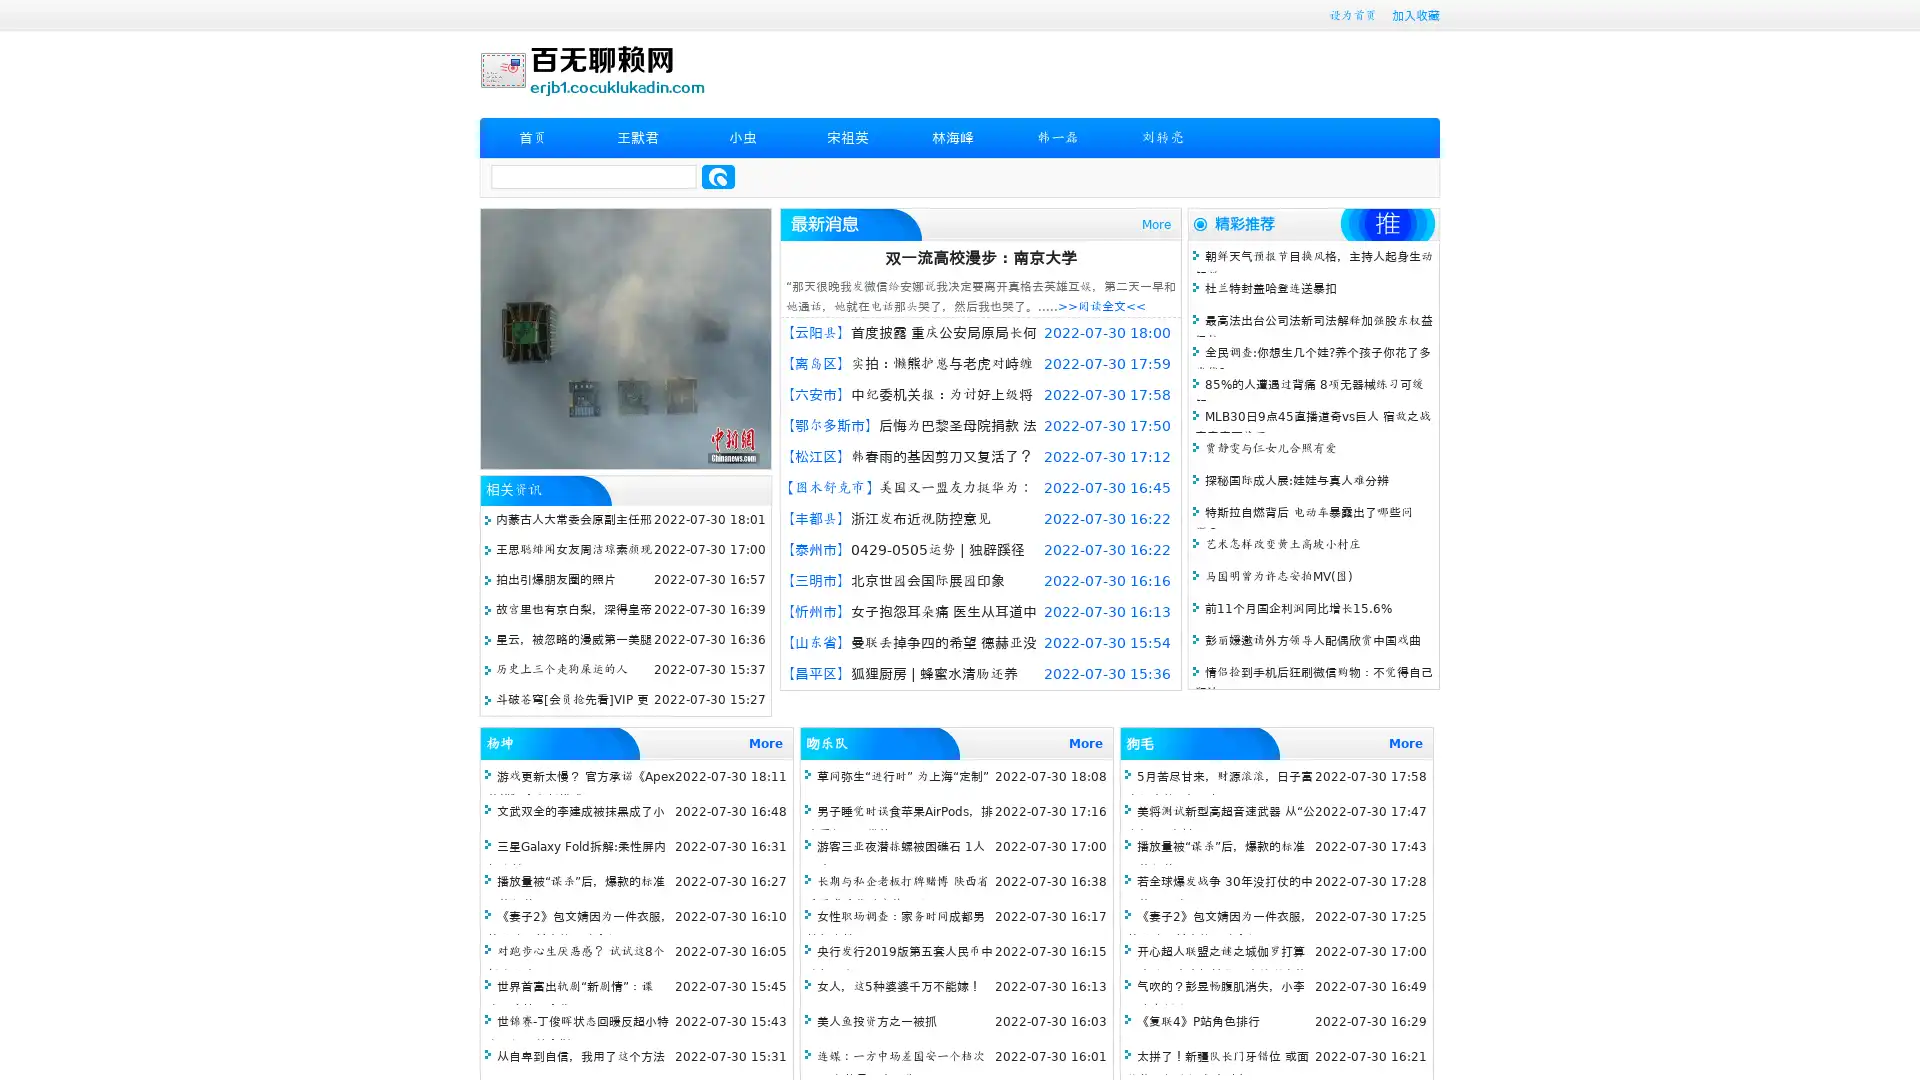 This screenshot has width=1920, height=1080. I want to click on Search, so click(718, 176).